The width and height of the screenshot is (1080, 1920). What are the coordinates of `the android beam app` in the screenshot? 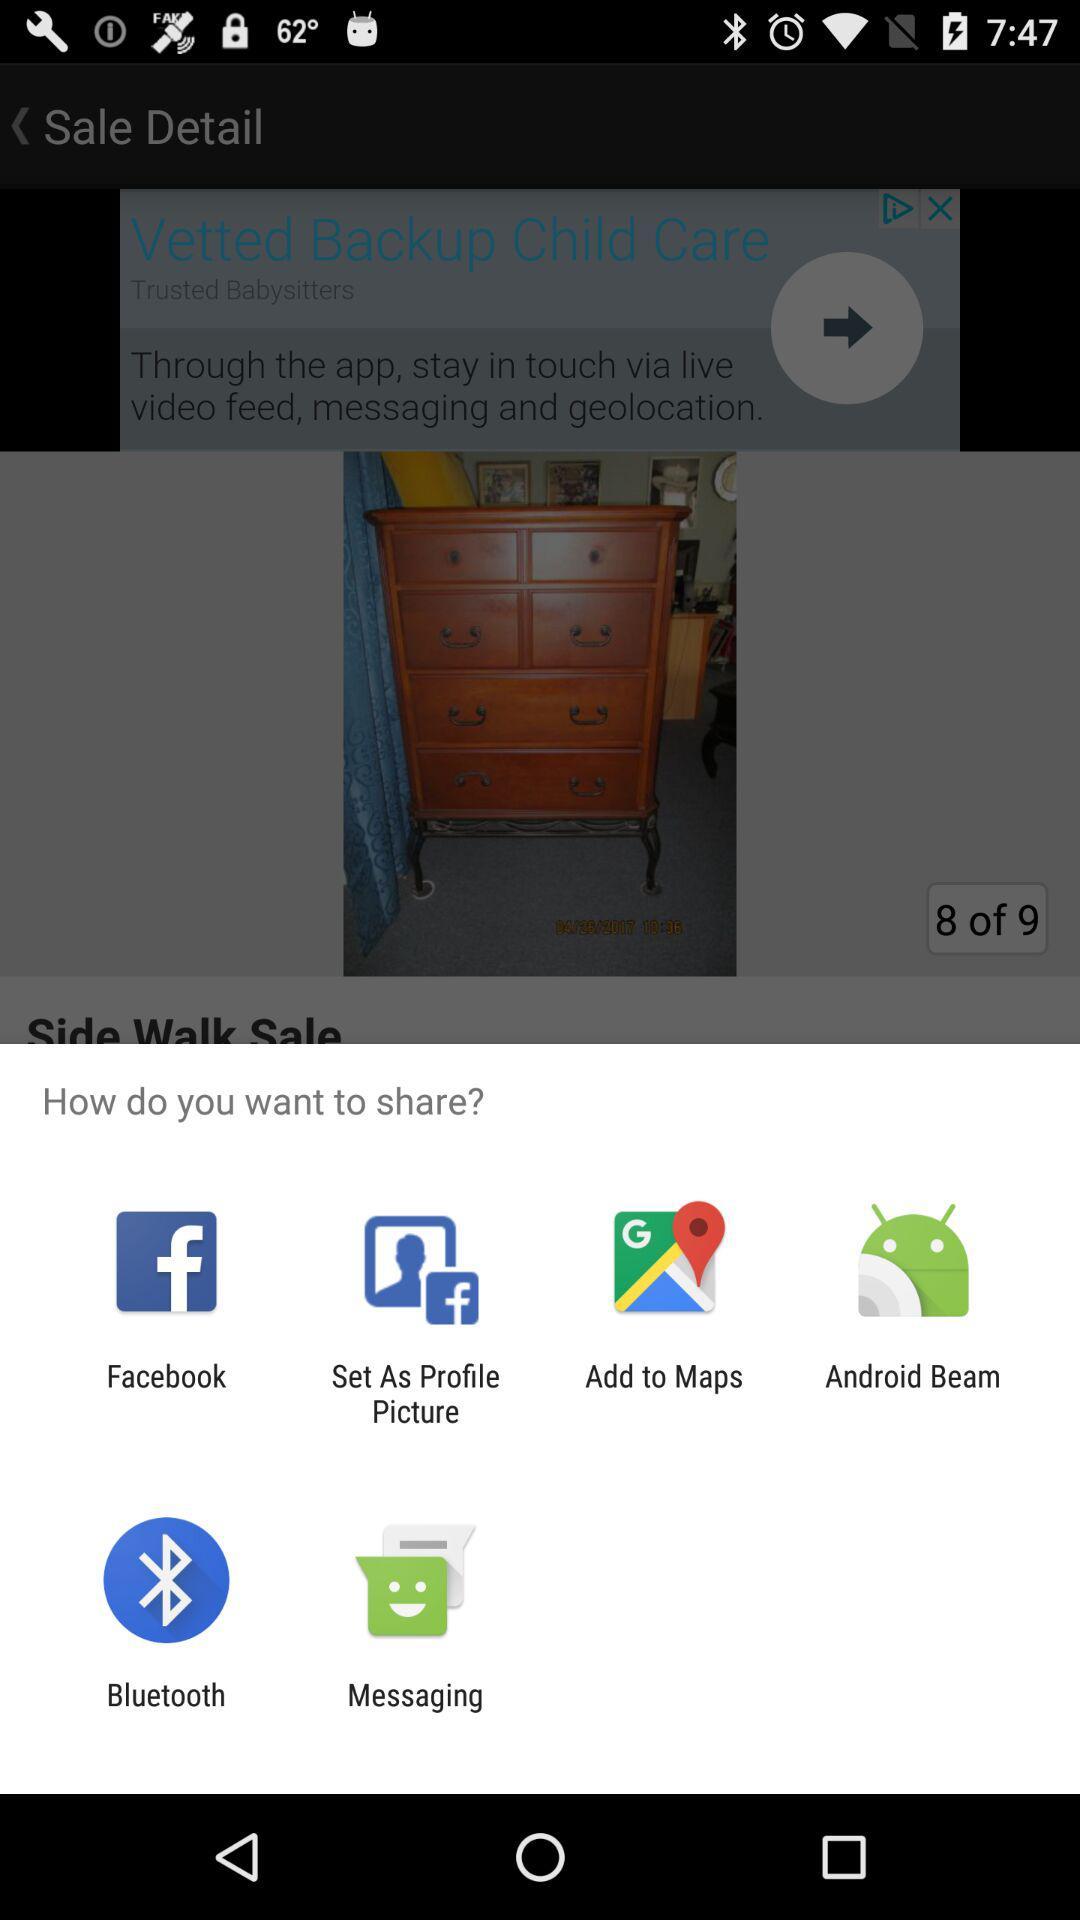 It's located at (913, 1392).